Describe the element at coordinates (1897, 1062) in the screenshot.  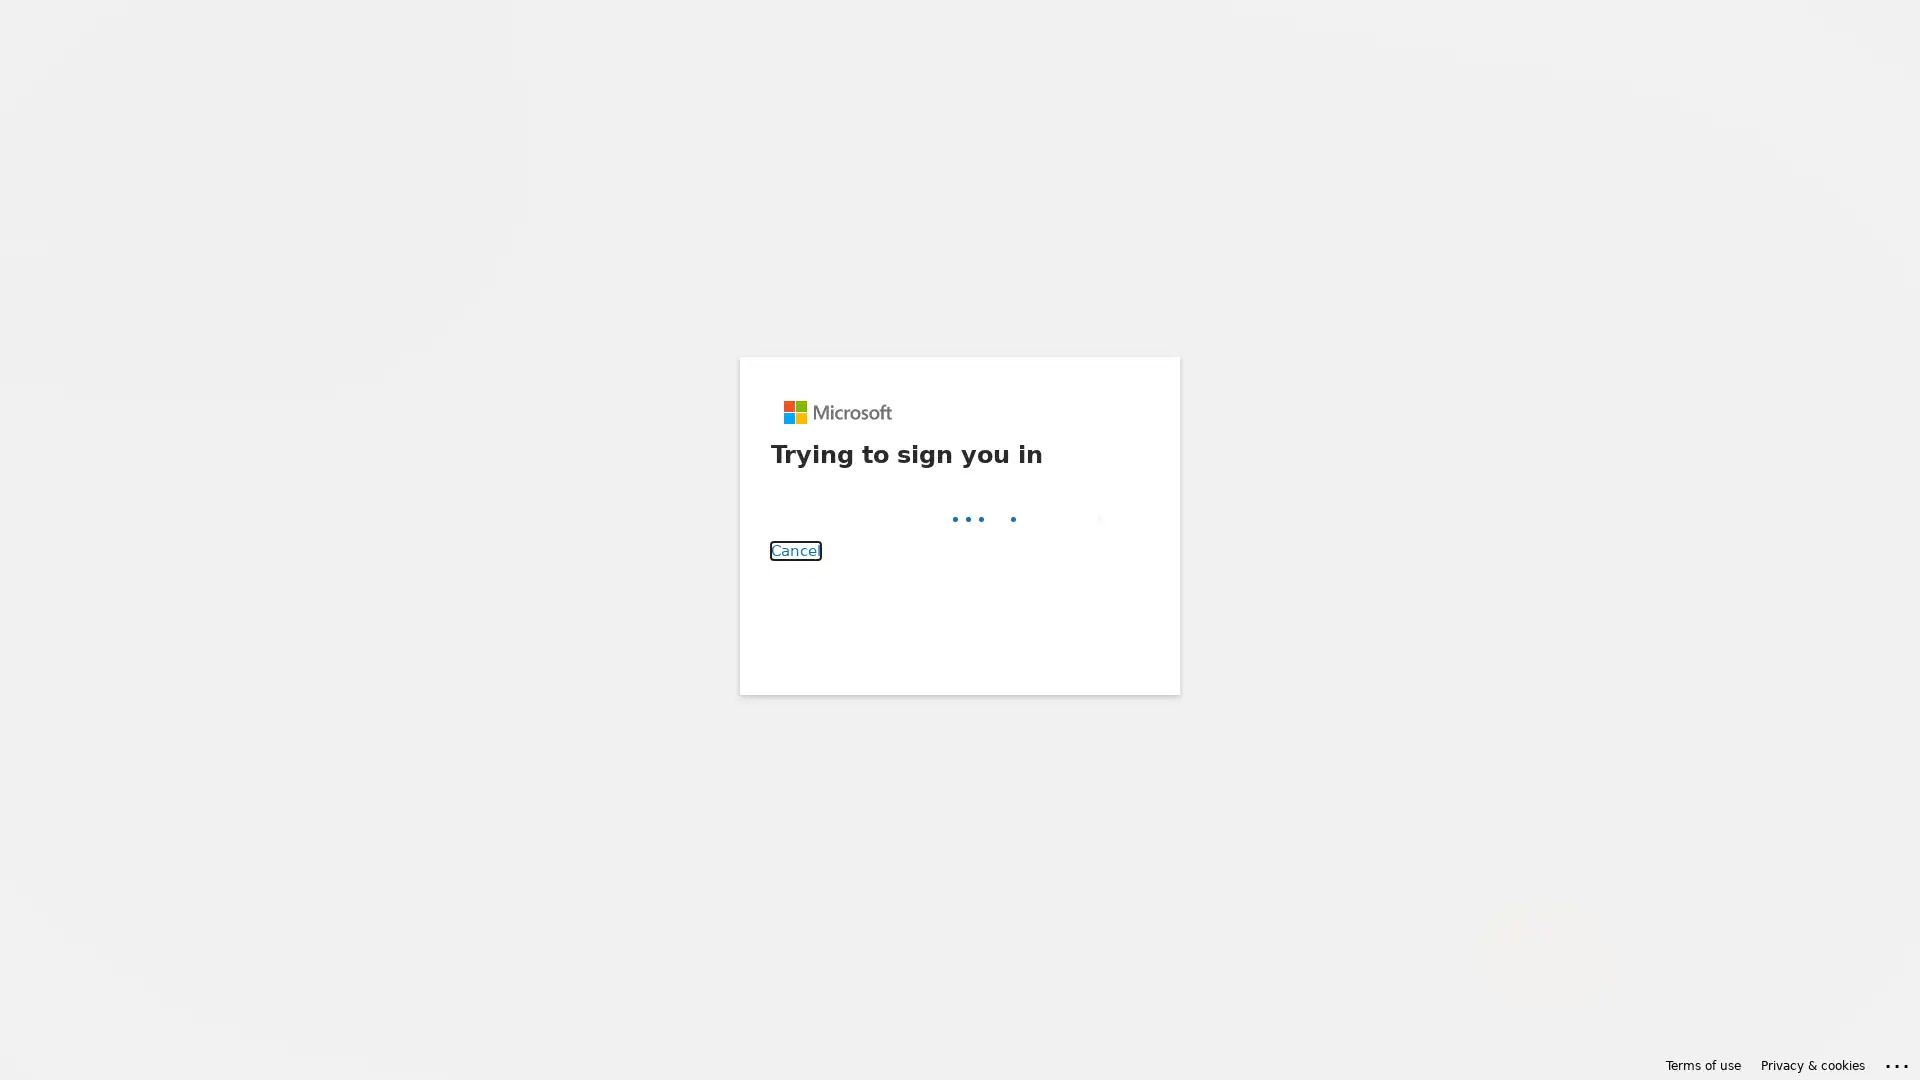
I see `Click here for troubleshooting information` at that location.